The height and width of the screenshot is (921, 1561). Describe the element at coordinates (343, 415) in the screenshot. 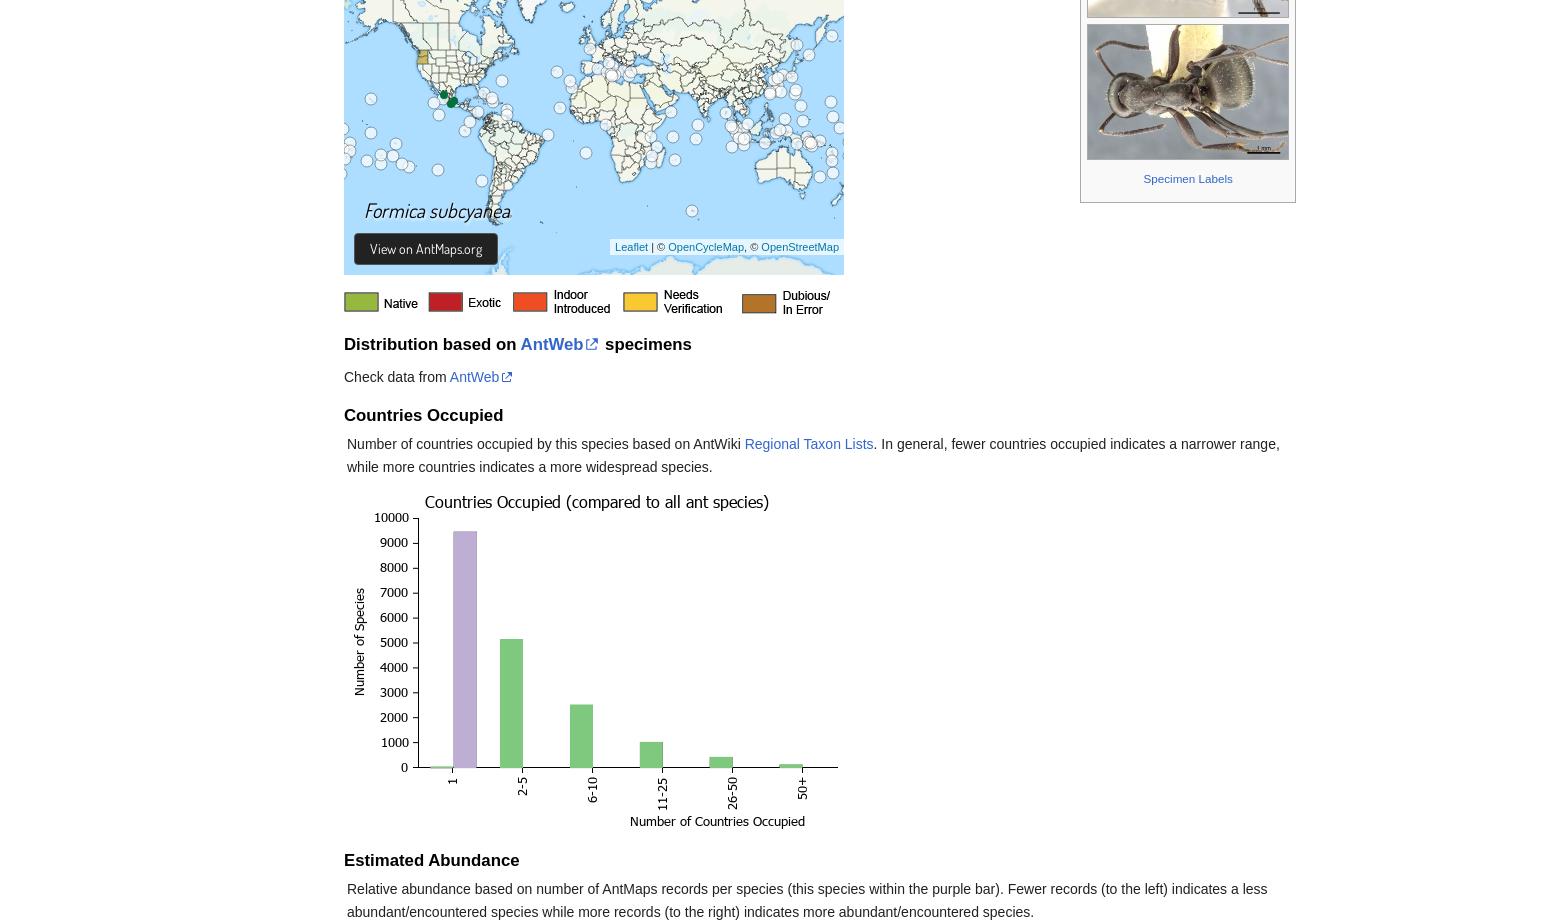

I see `'Countries Occupied'` at that location.